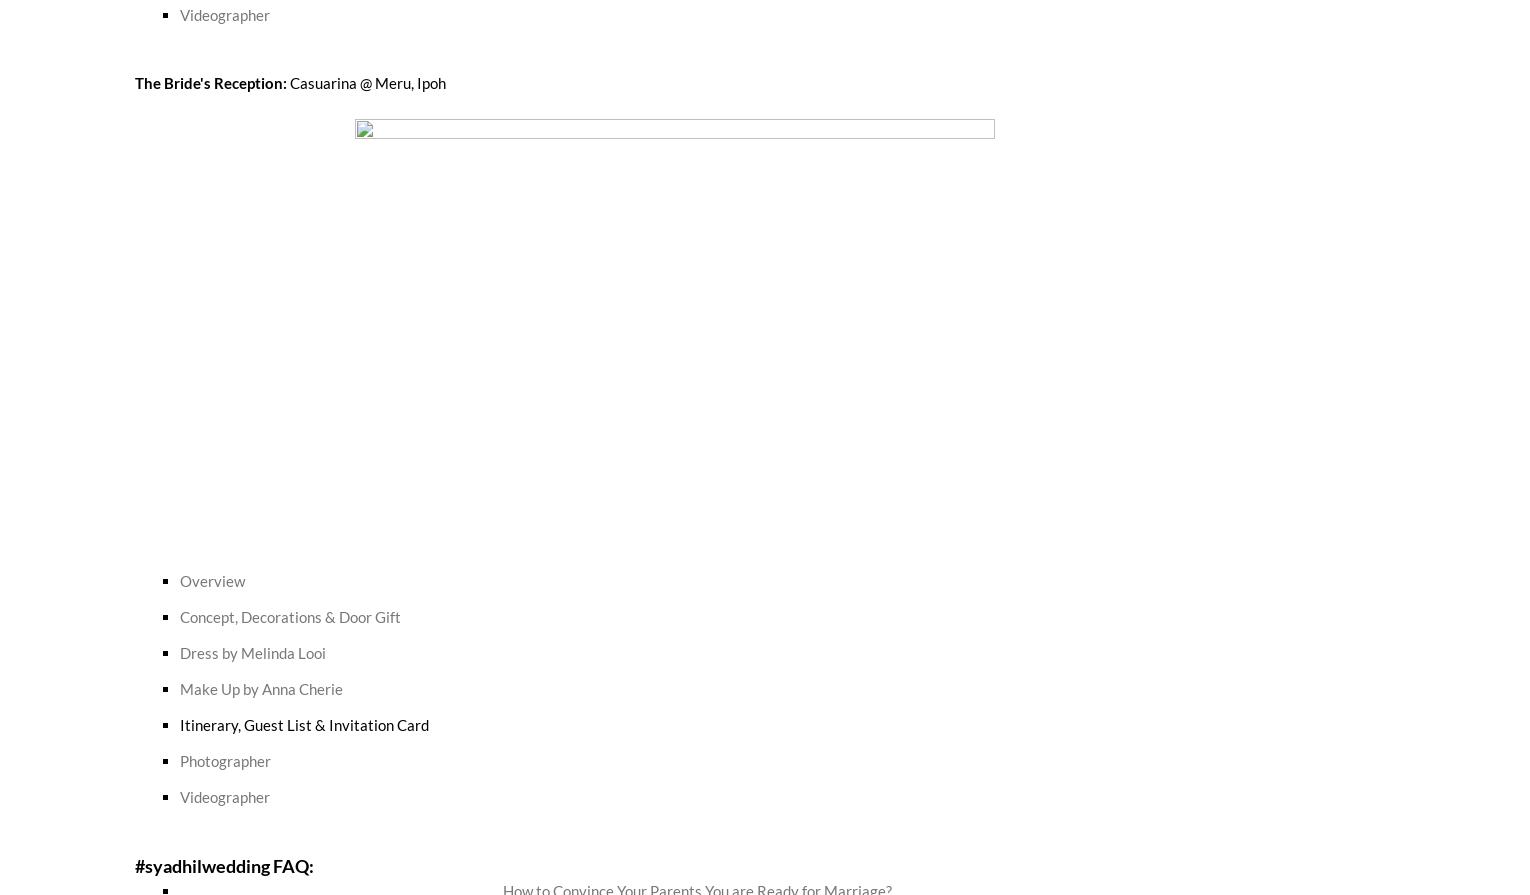  I want to click on 'Casuarina @ Meru, Ipoh', so click(367, 81).